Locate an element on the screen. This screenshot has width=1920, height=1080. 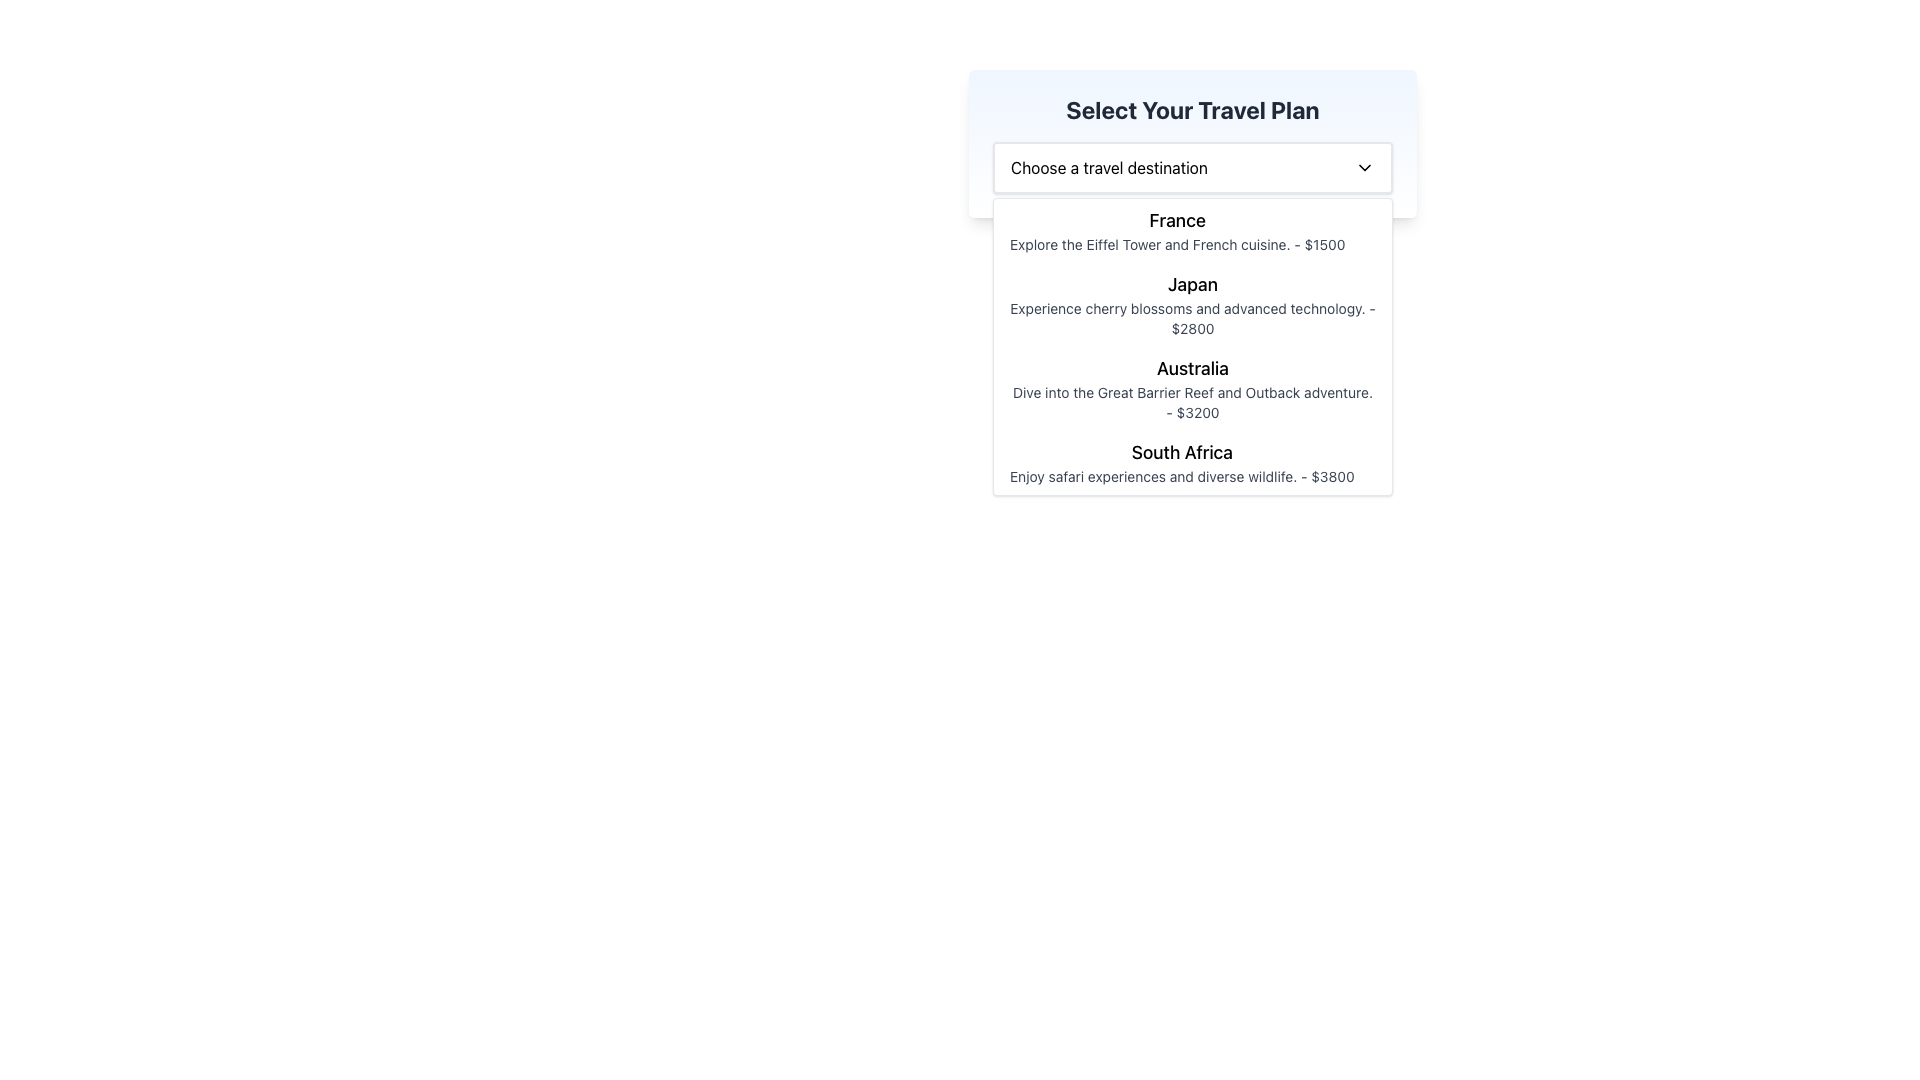
the Text Label that describes the travel opportunity to Japan, which is styled in a smaller font size with a grayish hue and located below the header 'Japan' is located at coordinates (1193, 318).